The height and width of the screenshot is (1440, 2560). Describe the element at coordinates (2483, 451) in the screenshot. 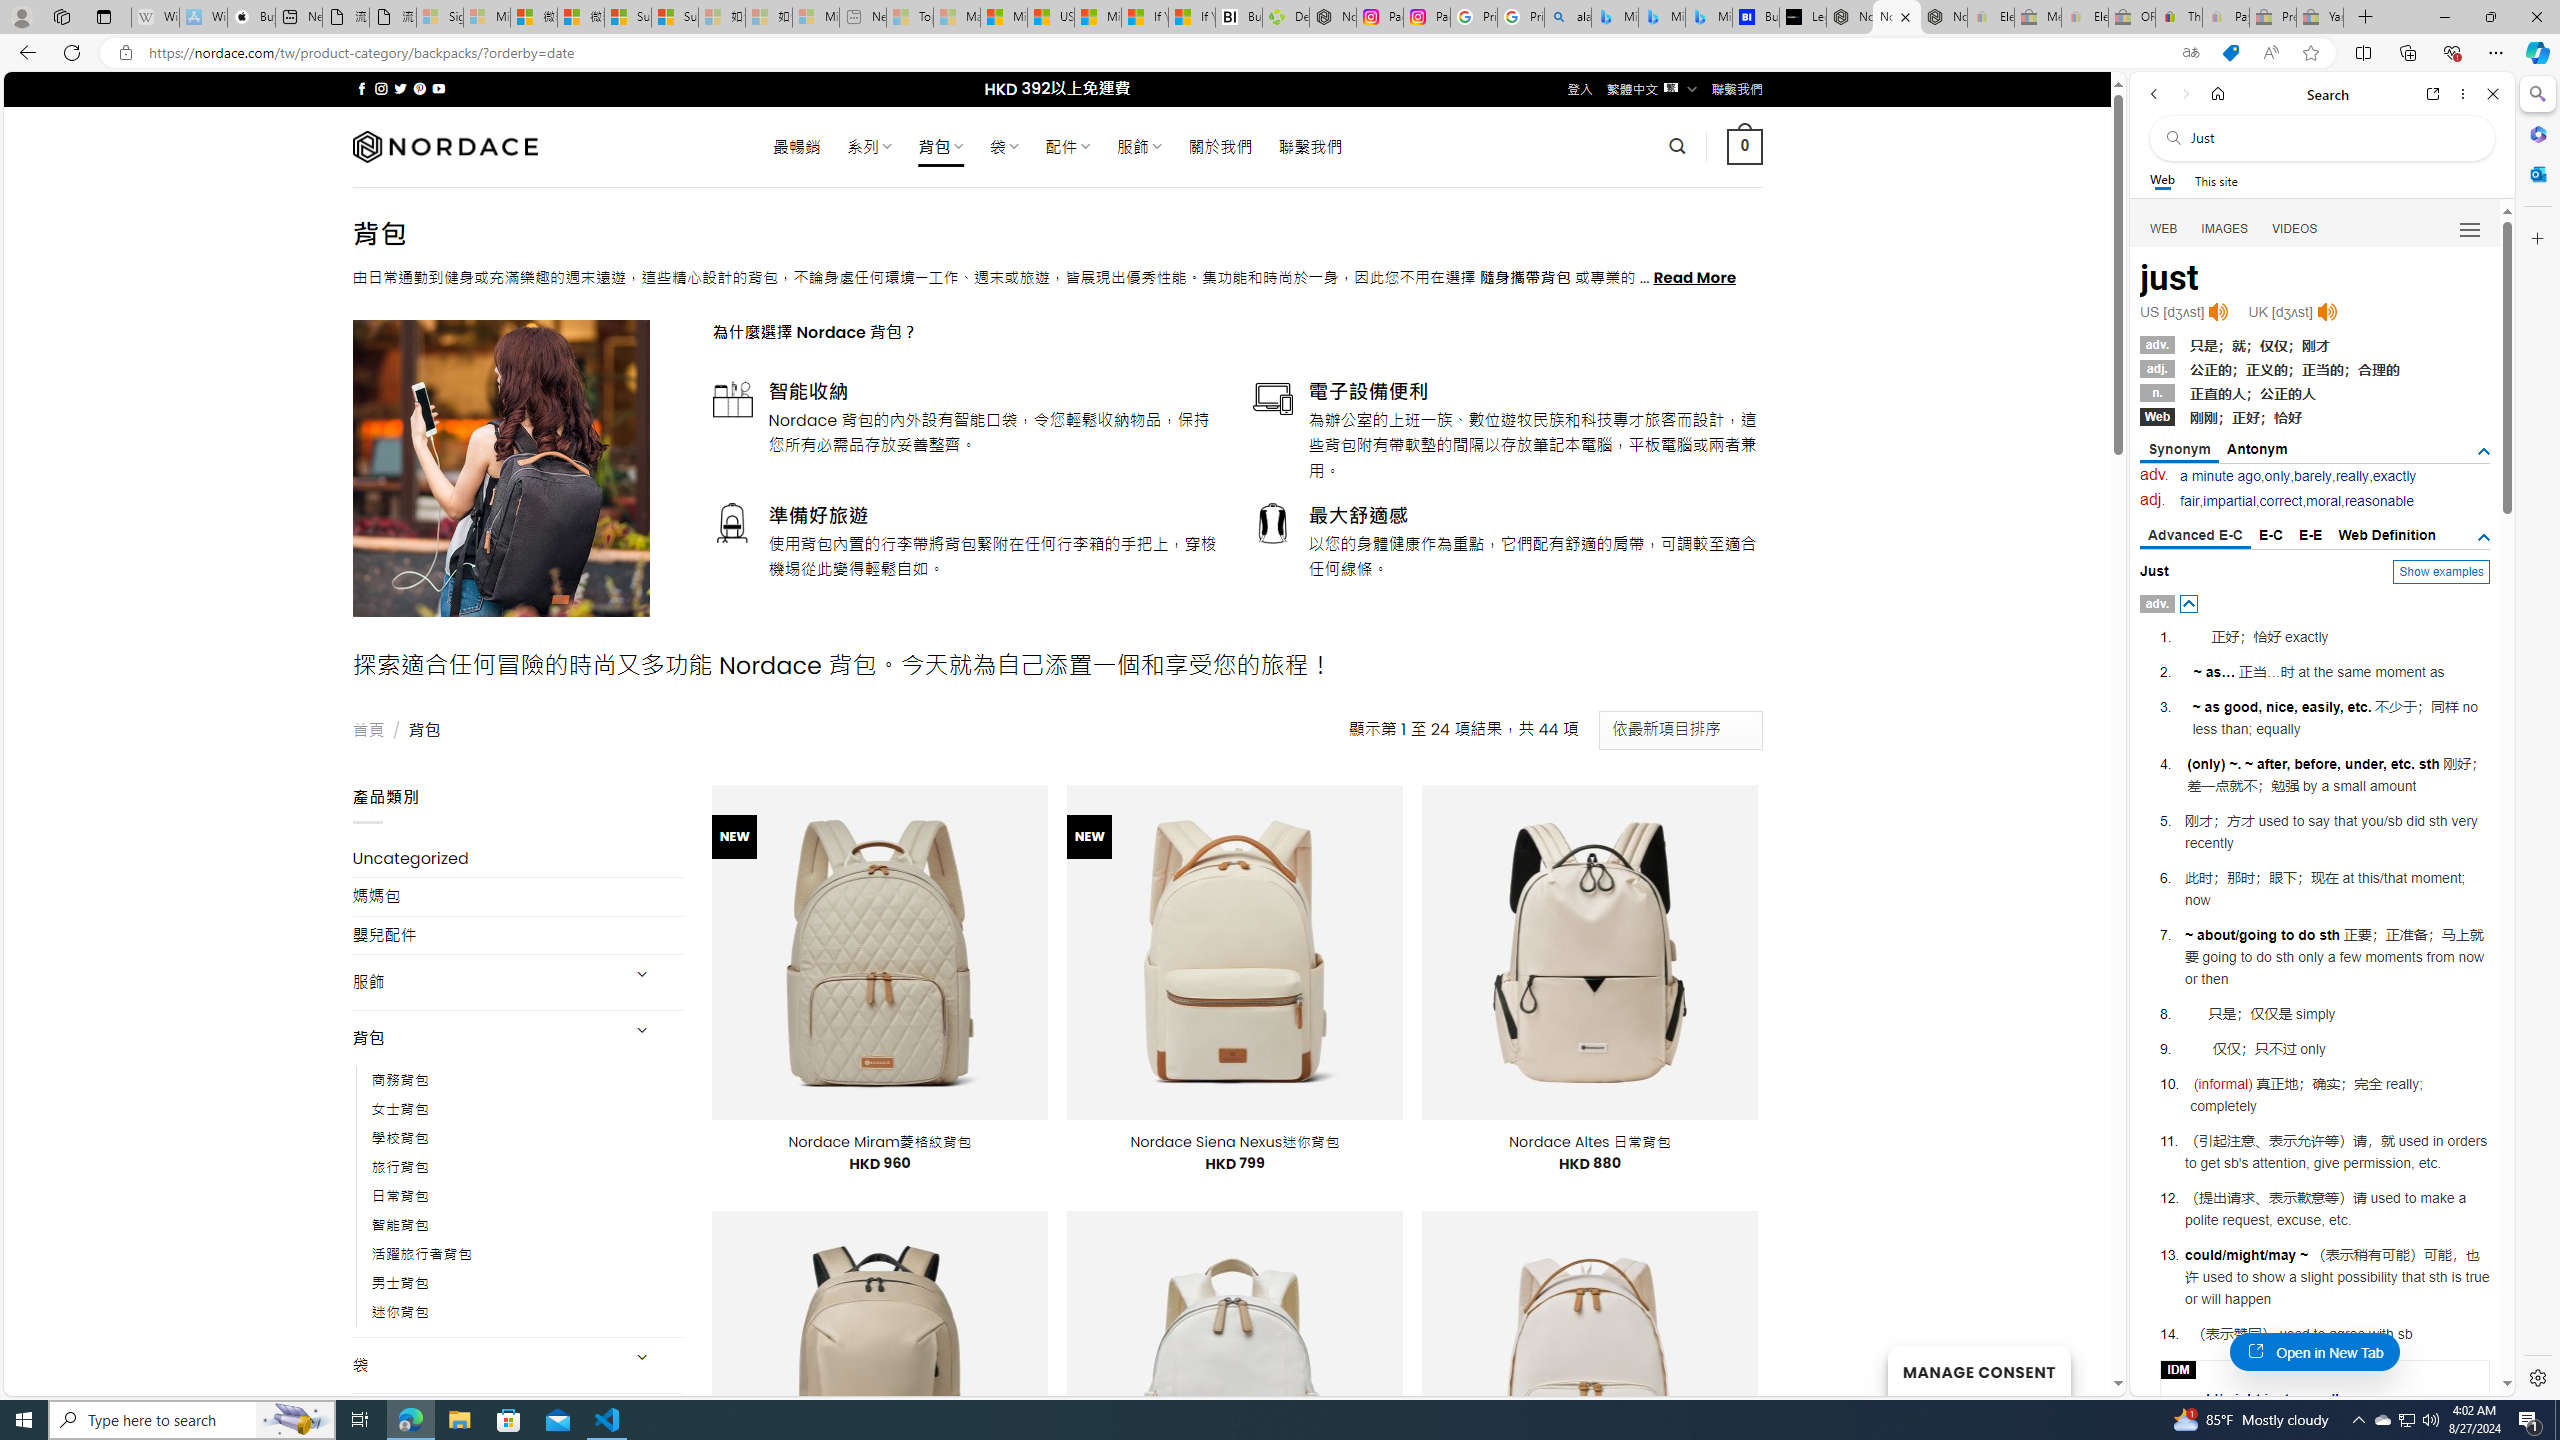

I see `'AutomationID: tgsb'` at that location.